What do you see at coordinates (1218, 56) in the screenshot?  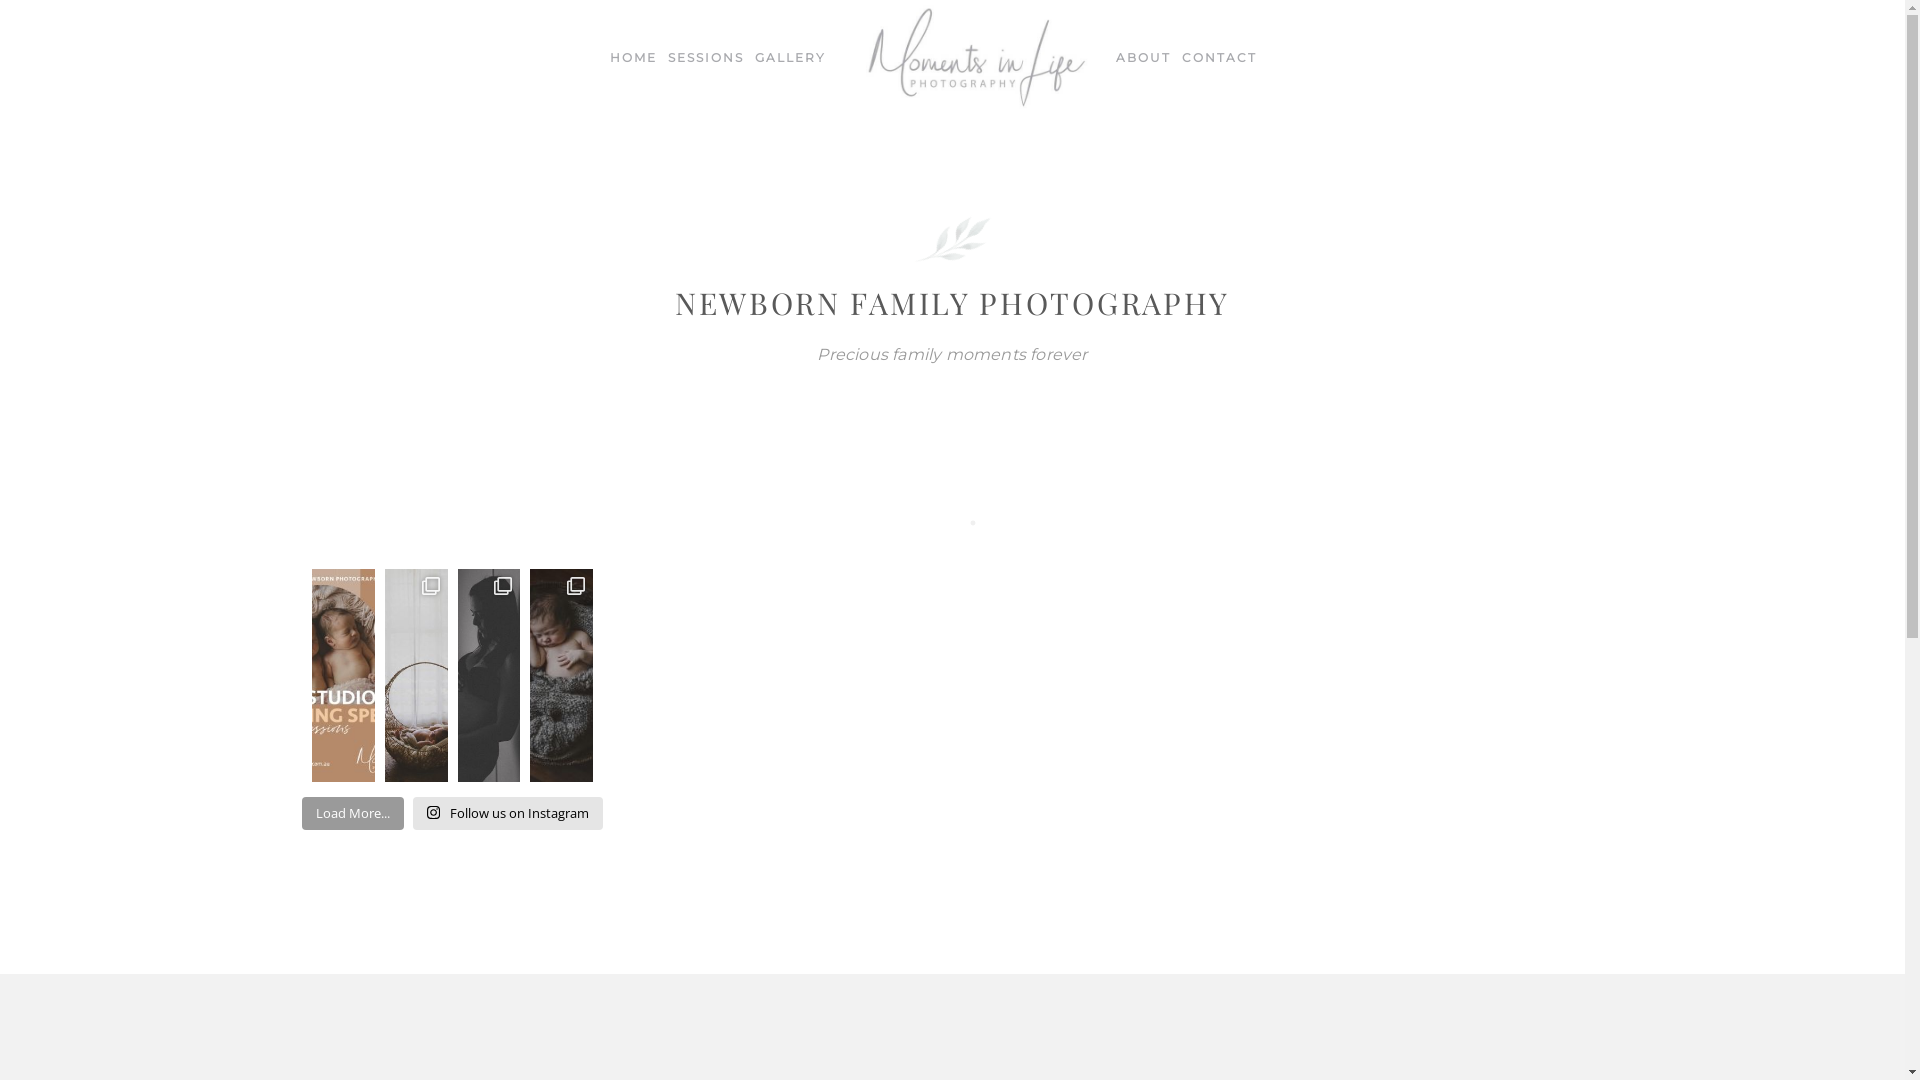 I see `'CONTACT'` at bounding box center [1218, 56].